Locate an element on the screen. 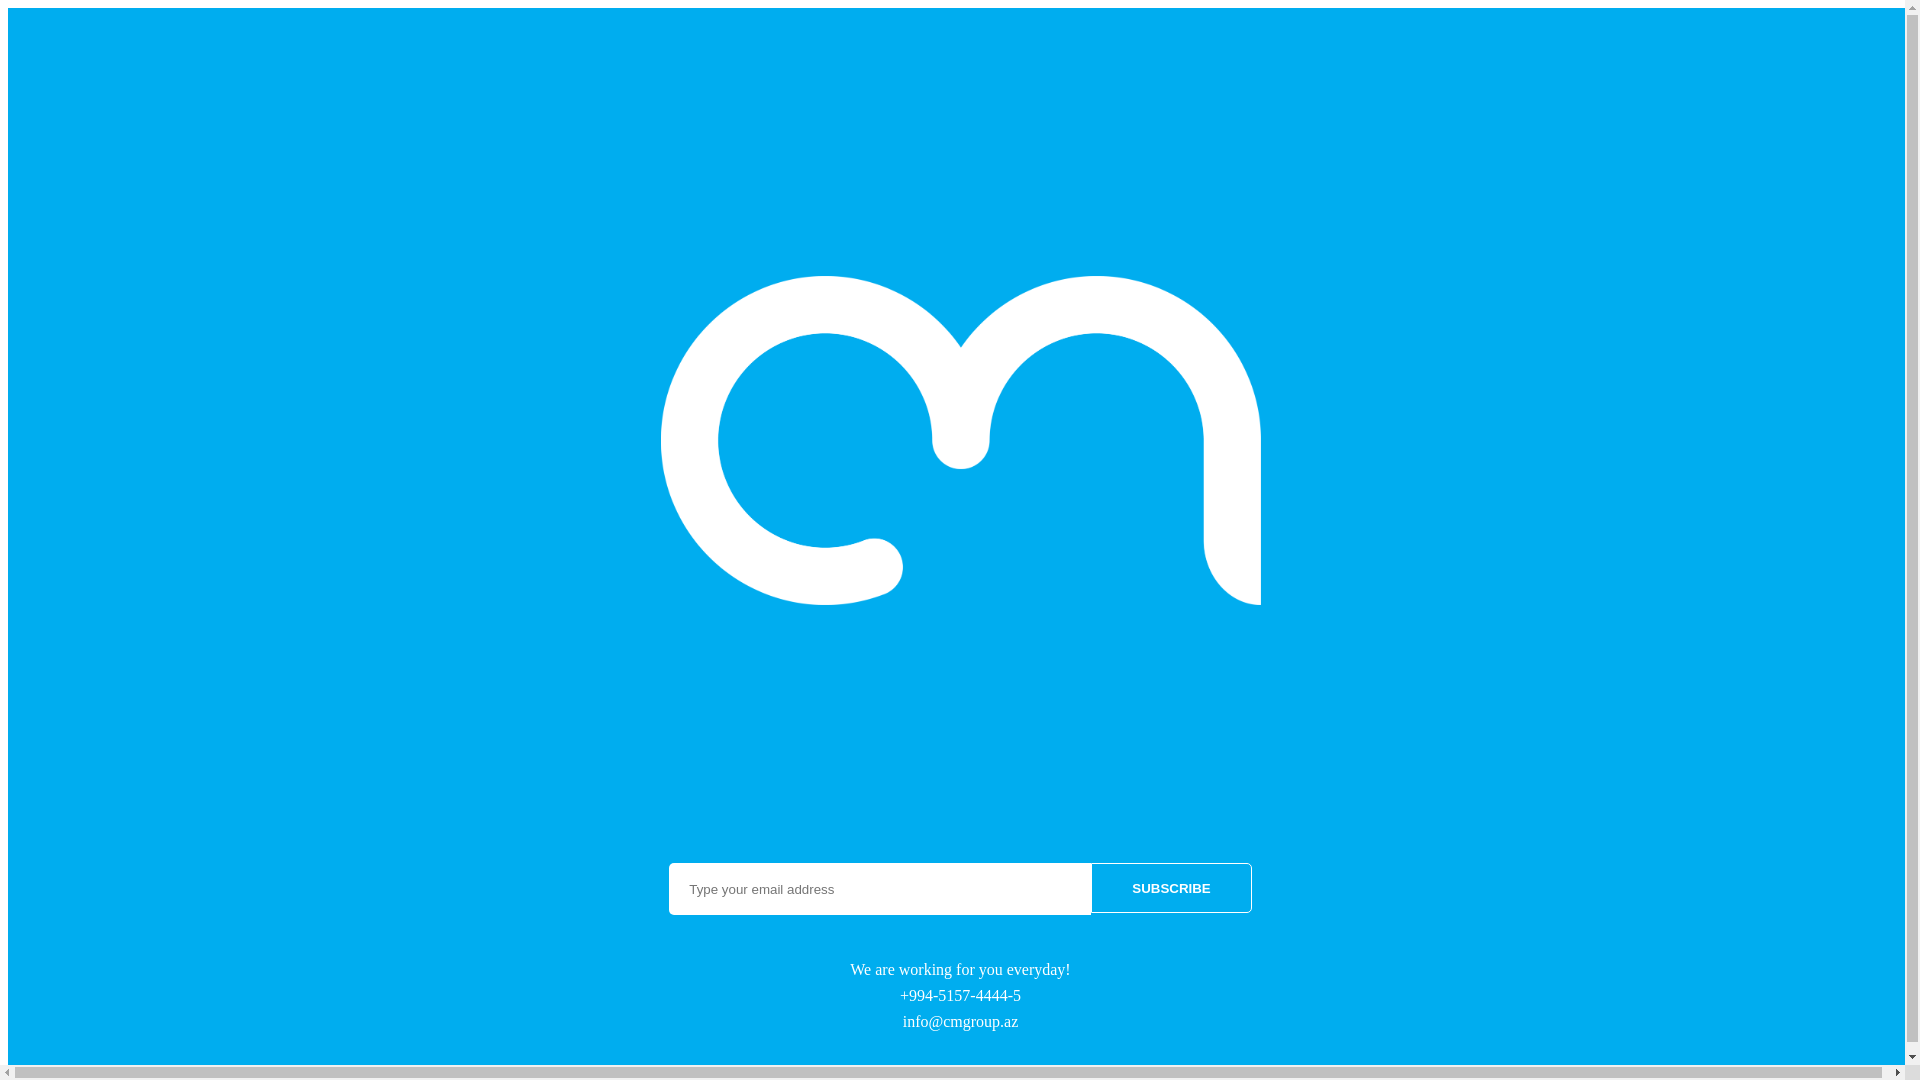 This screenshot has height=1080, width=1920. 'SUBSCRIBE' is located at coordinates (1089, 886).